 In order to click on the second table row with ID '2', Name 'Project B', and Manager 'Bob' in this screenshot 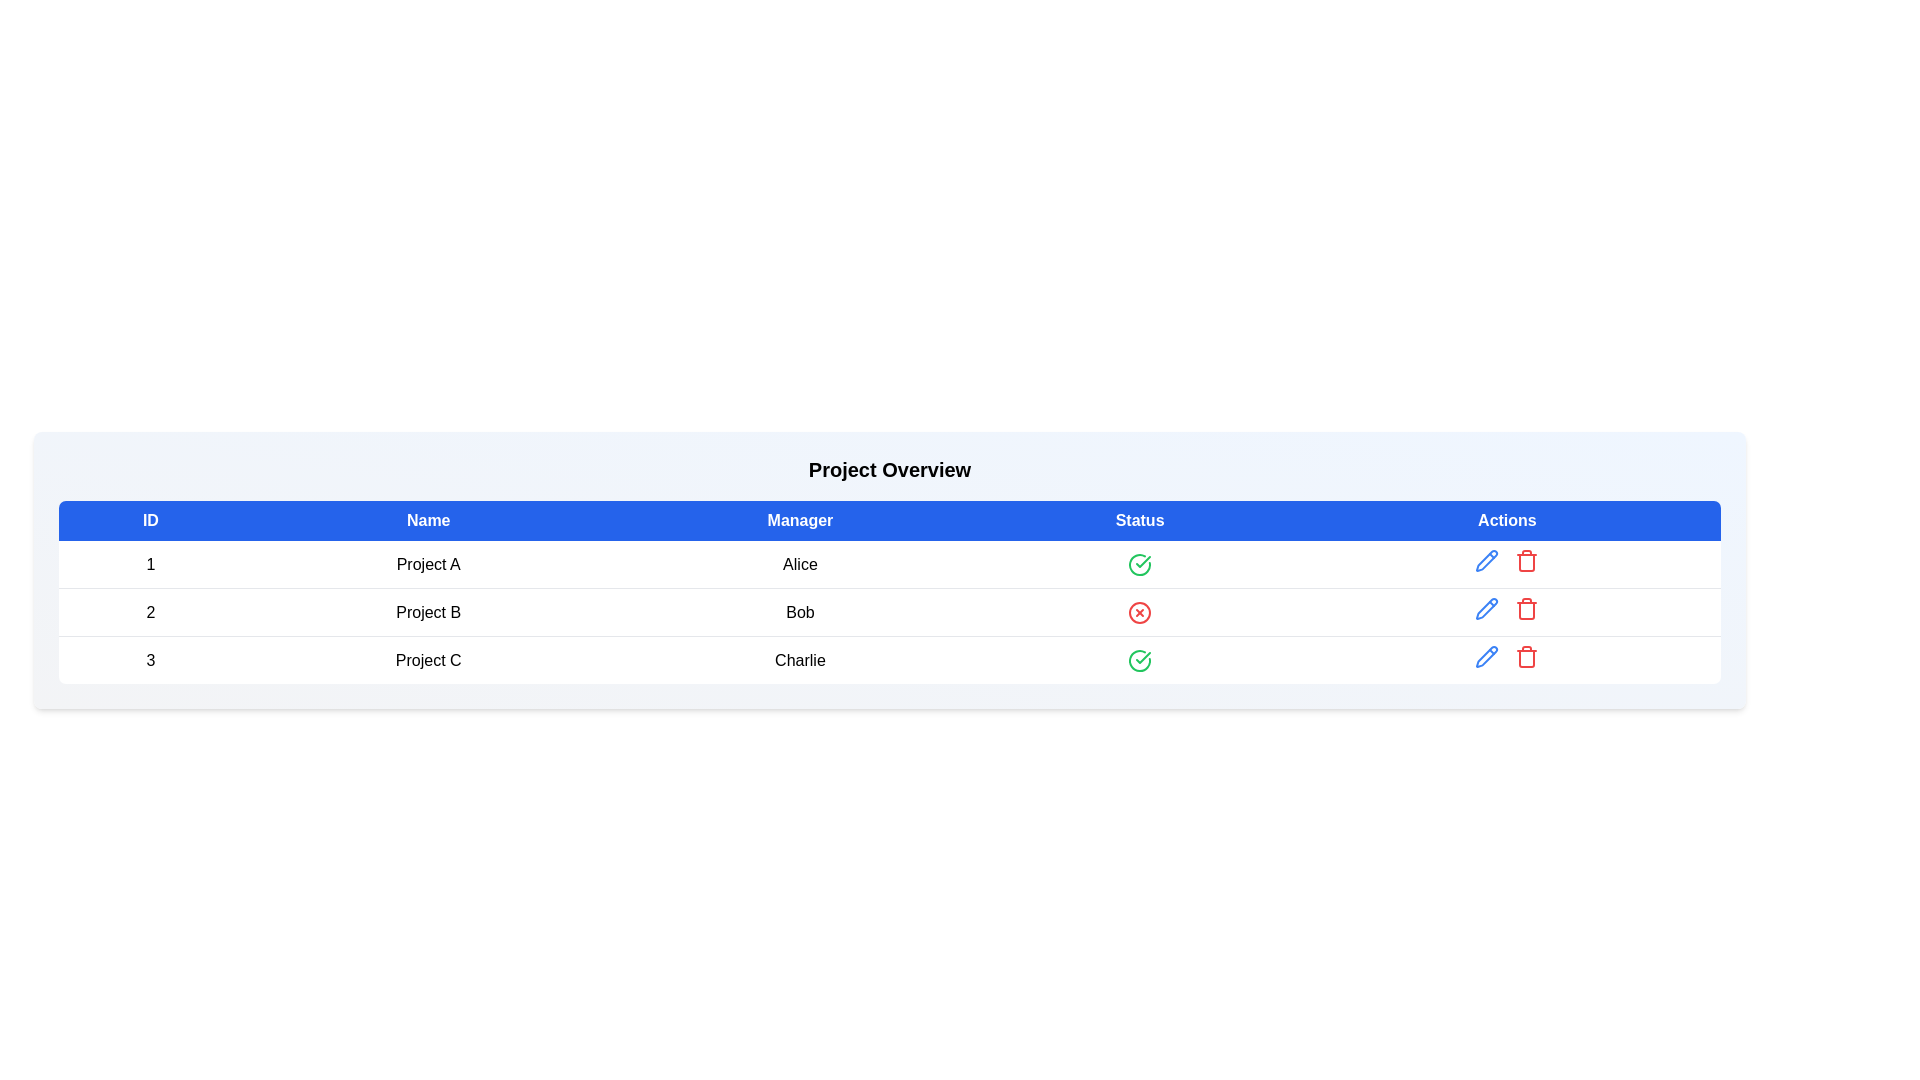, I will do `click(888, 611)`.